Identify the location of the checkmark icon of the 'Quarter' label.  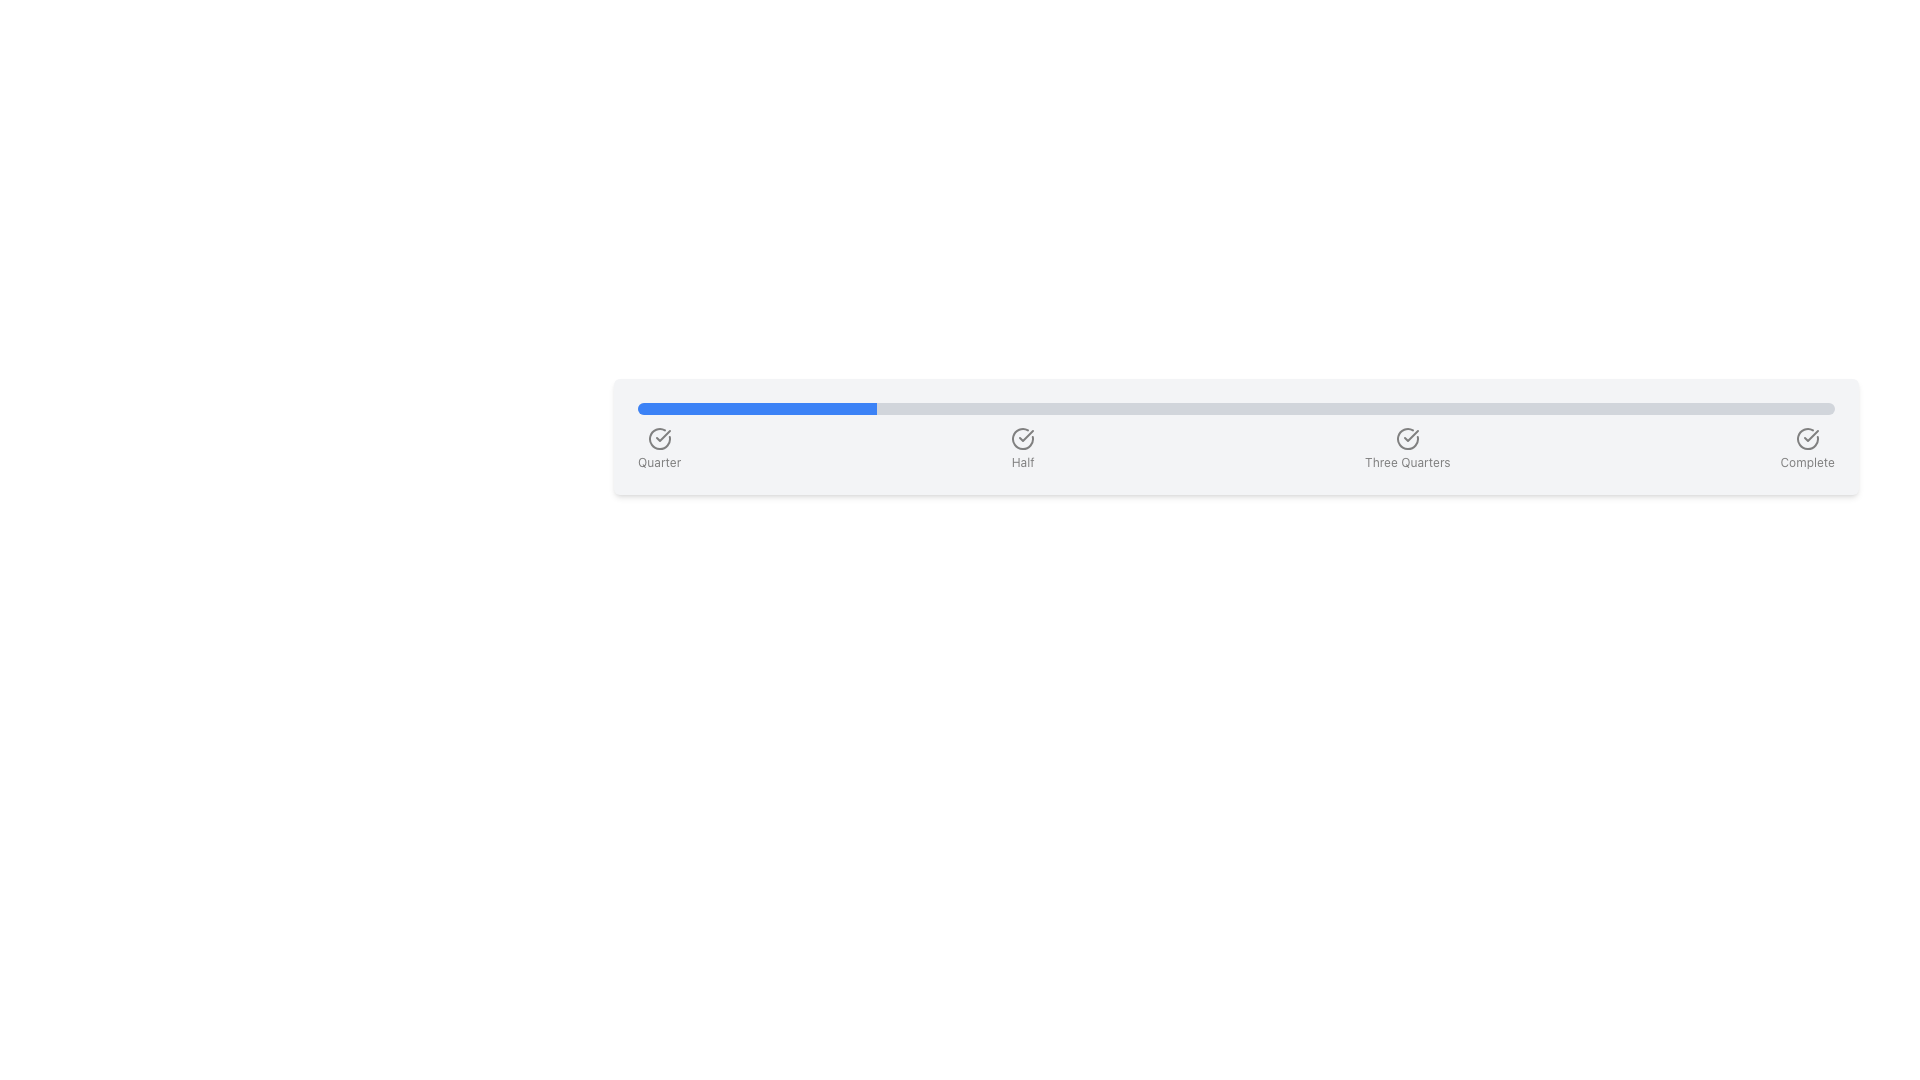
(659, 447).